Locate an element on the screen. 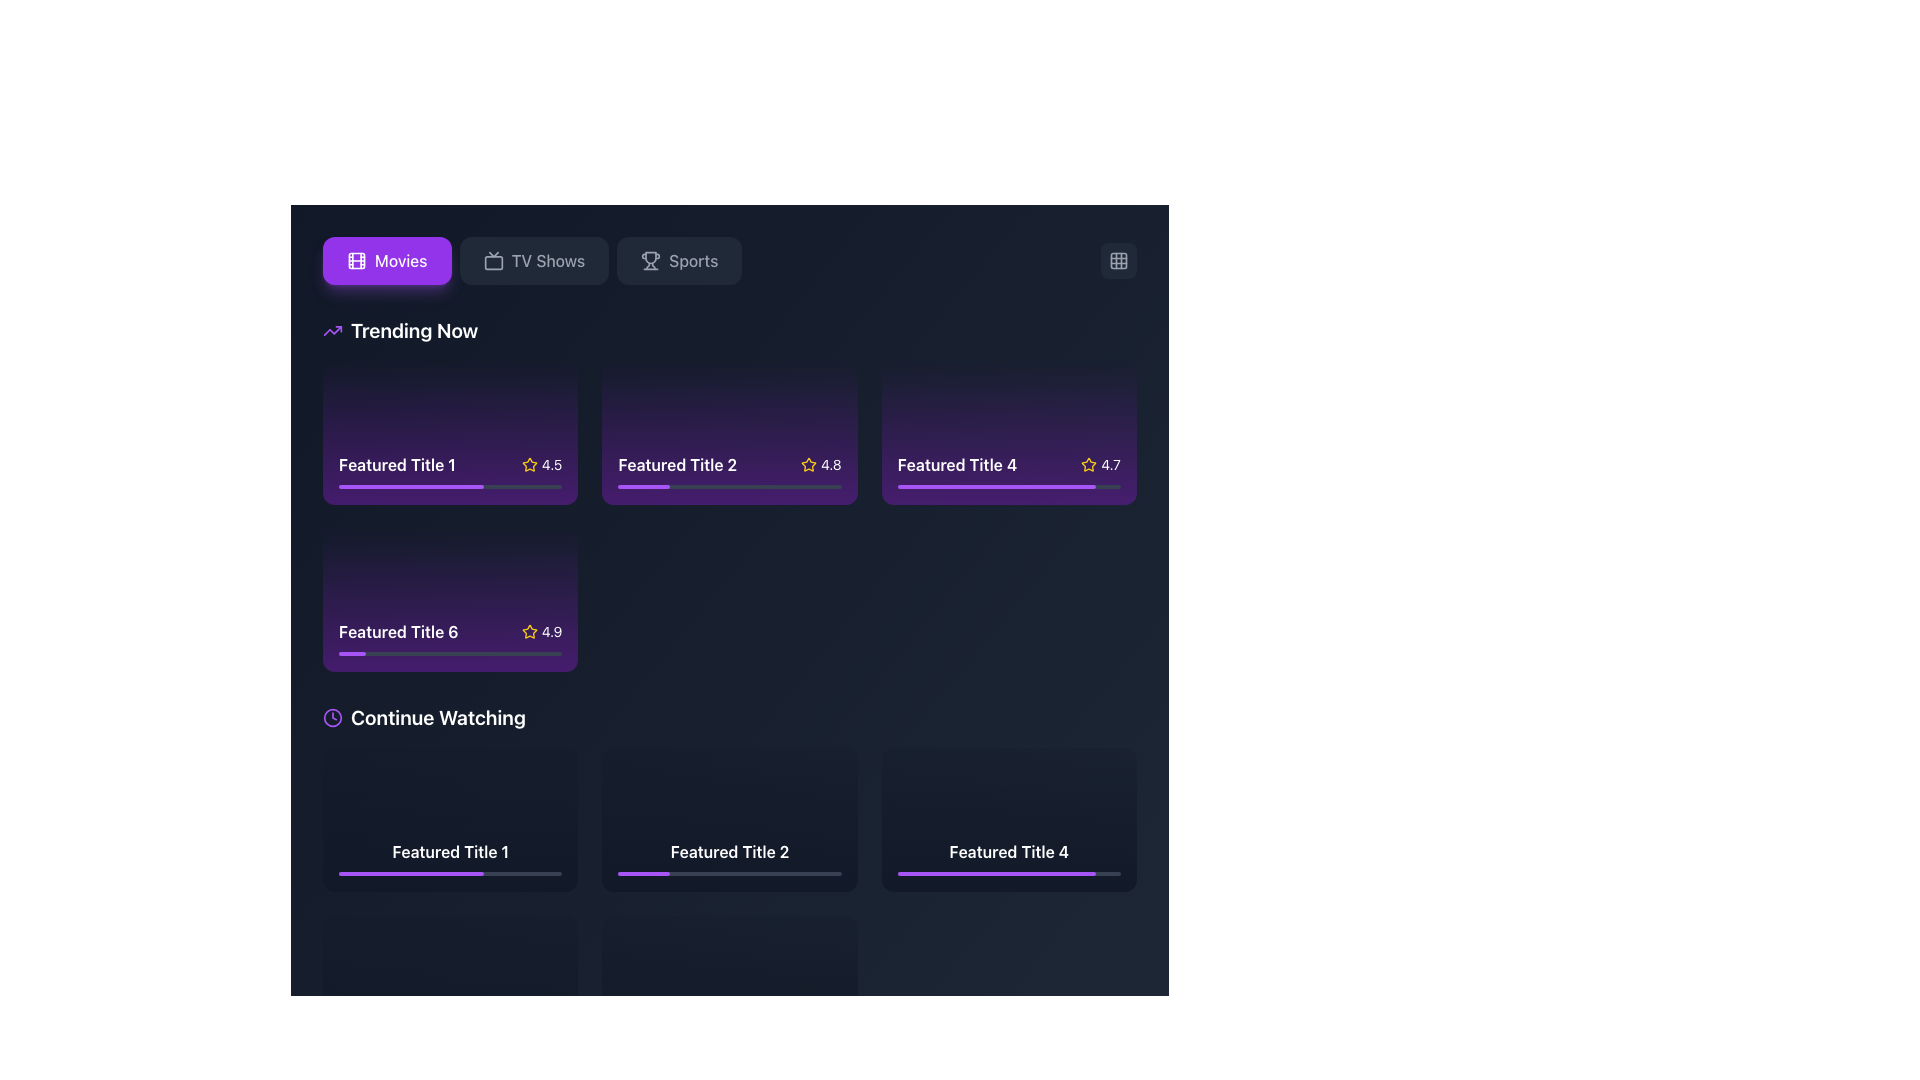  the Card UI component located in the second row and third column of the grid layout is located at coordinates (1009, 820).